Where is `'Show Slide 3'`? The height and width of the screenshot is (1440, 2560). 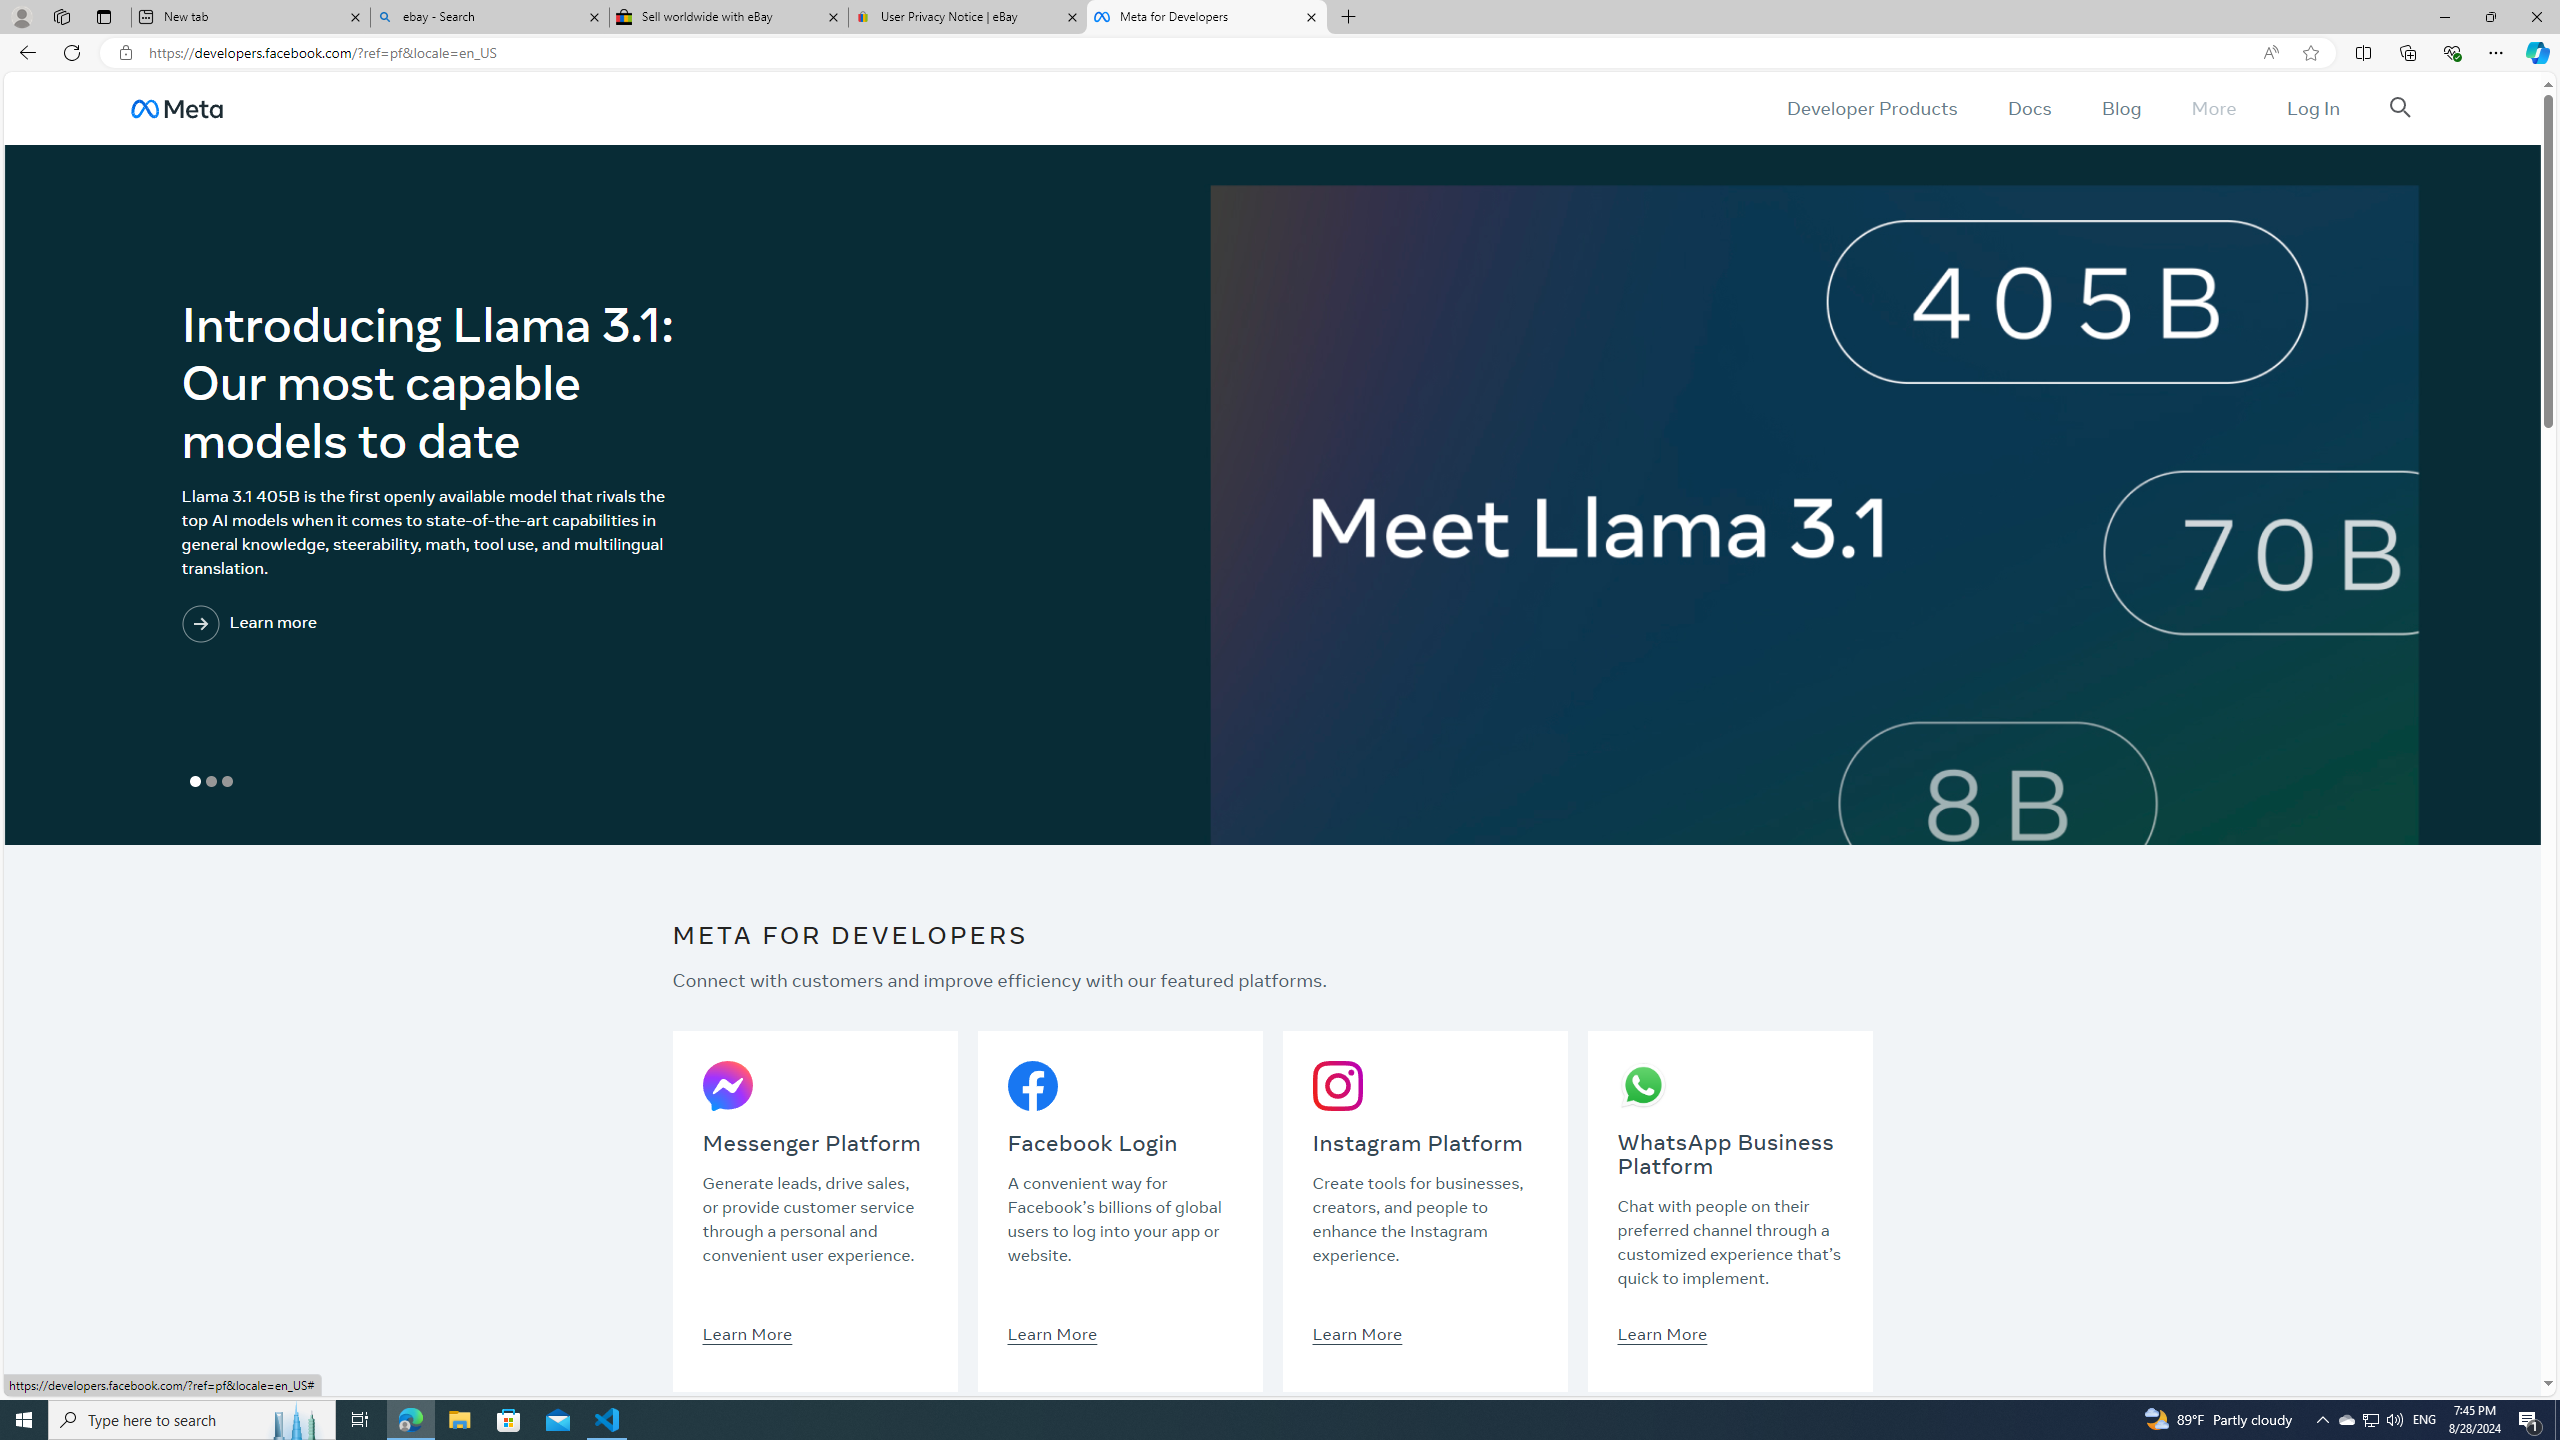
'Show Slide 3' is located at coordinates (225, 781).